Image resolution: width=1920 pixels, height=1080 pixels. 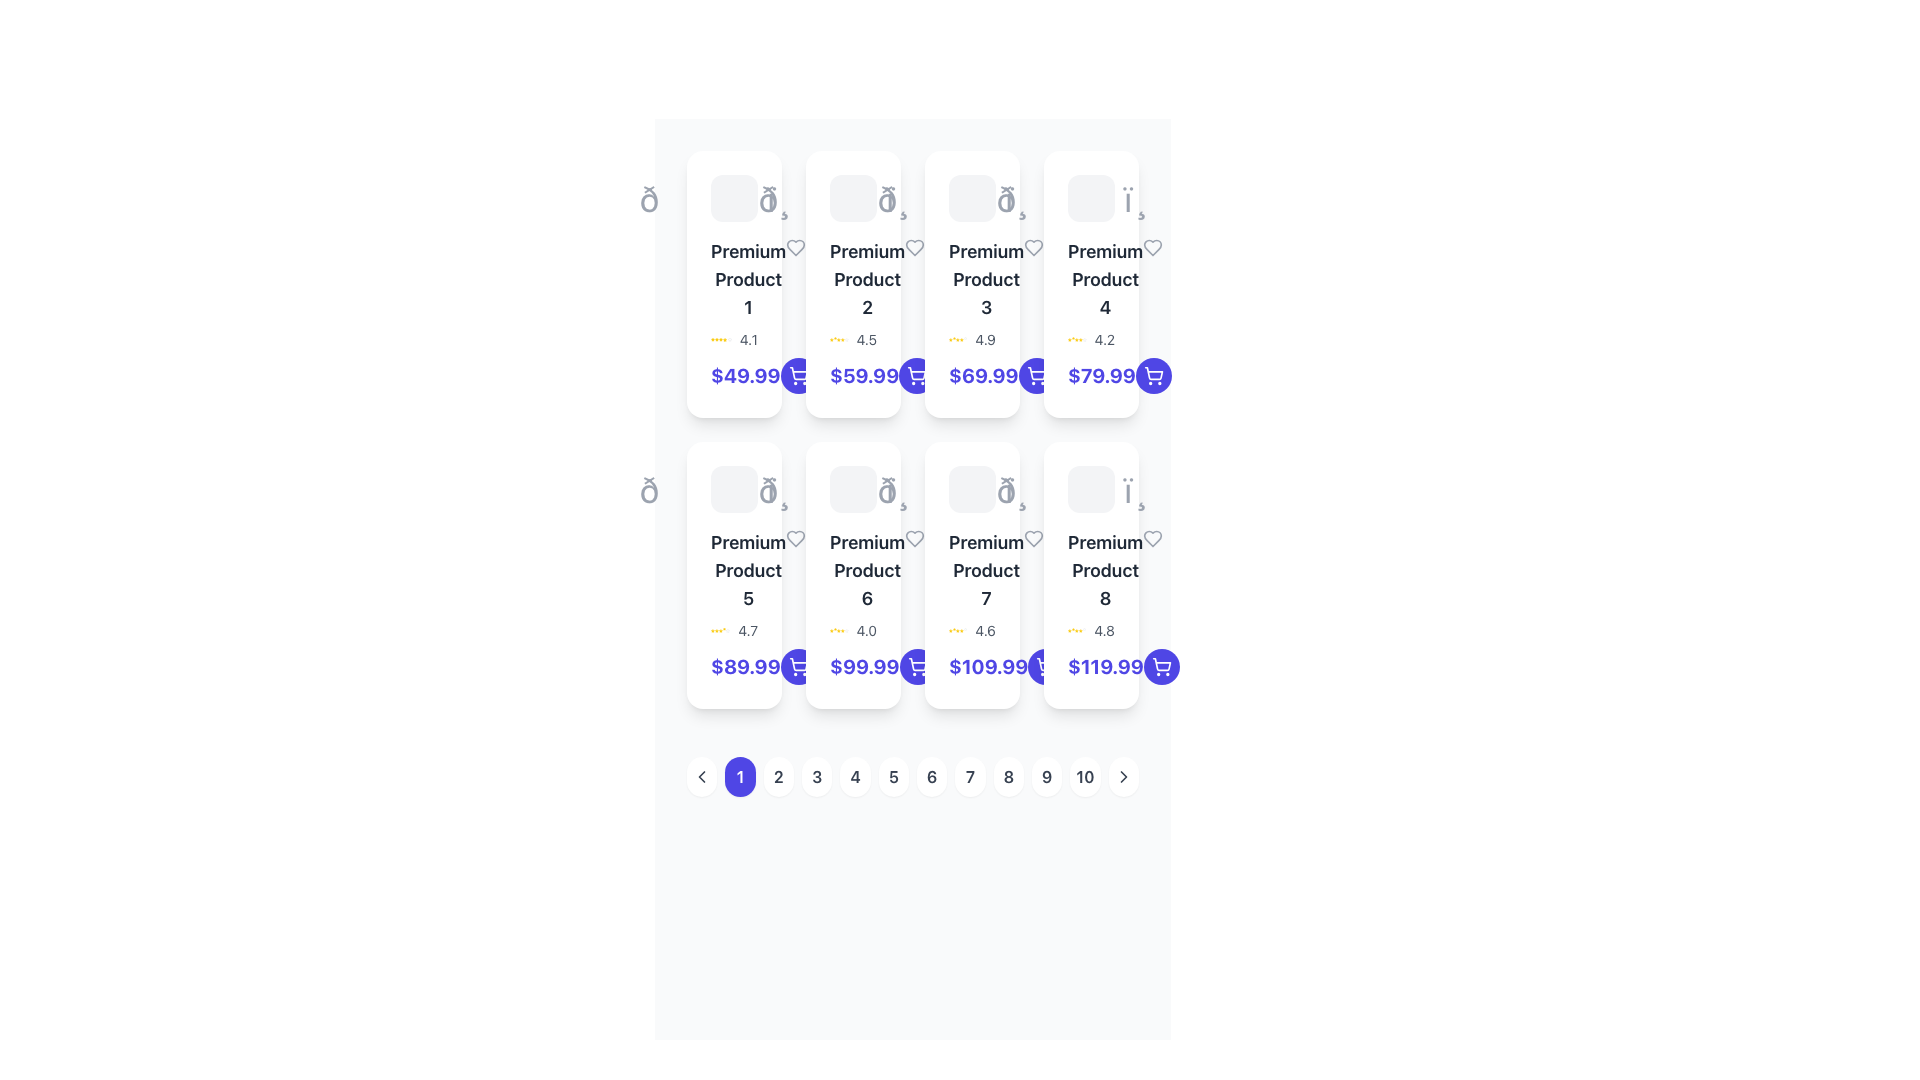 What do you see at coordinates (702, 775) in the screenshot?
I see `the leftmost icon in the navigation area at the bottom of the interface` at bounding box center [702, 775].